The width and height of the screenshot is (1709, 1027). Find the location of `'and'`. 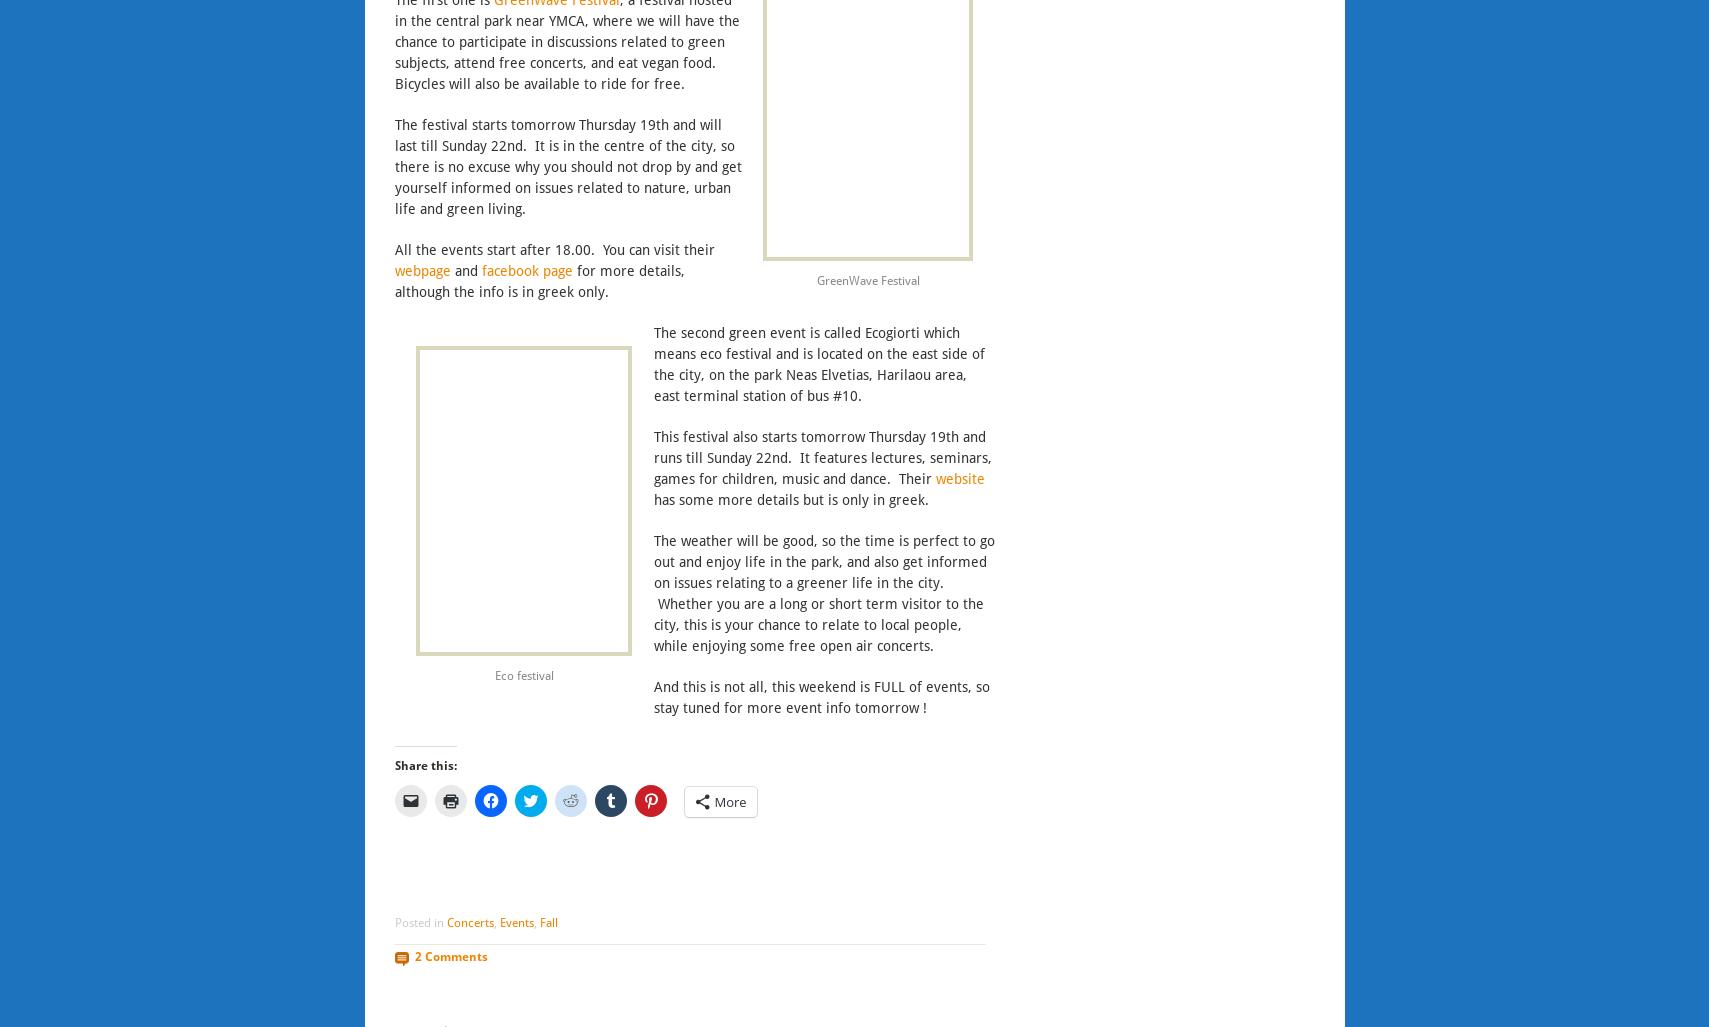

'and' is located at coordinates (448, 269).